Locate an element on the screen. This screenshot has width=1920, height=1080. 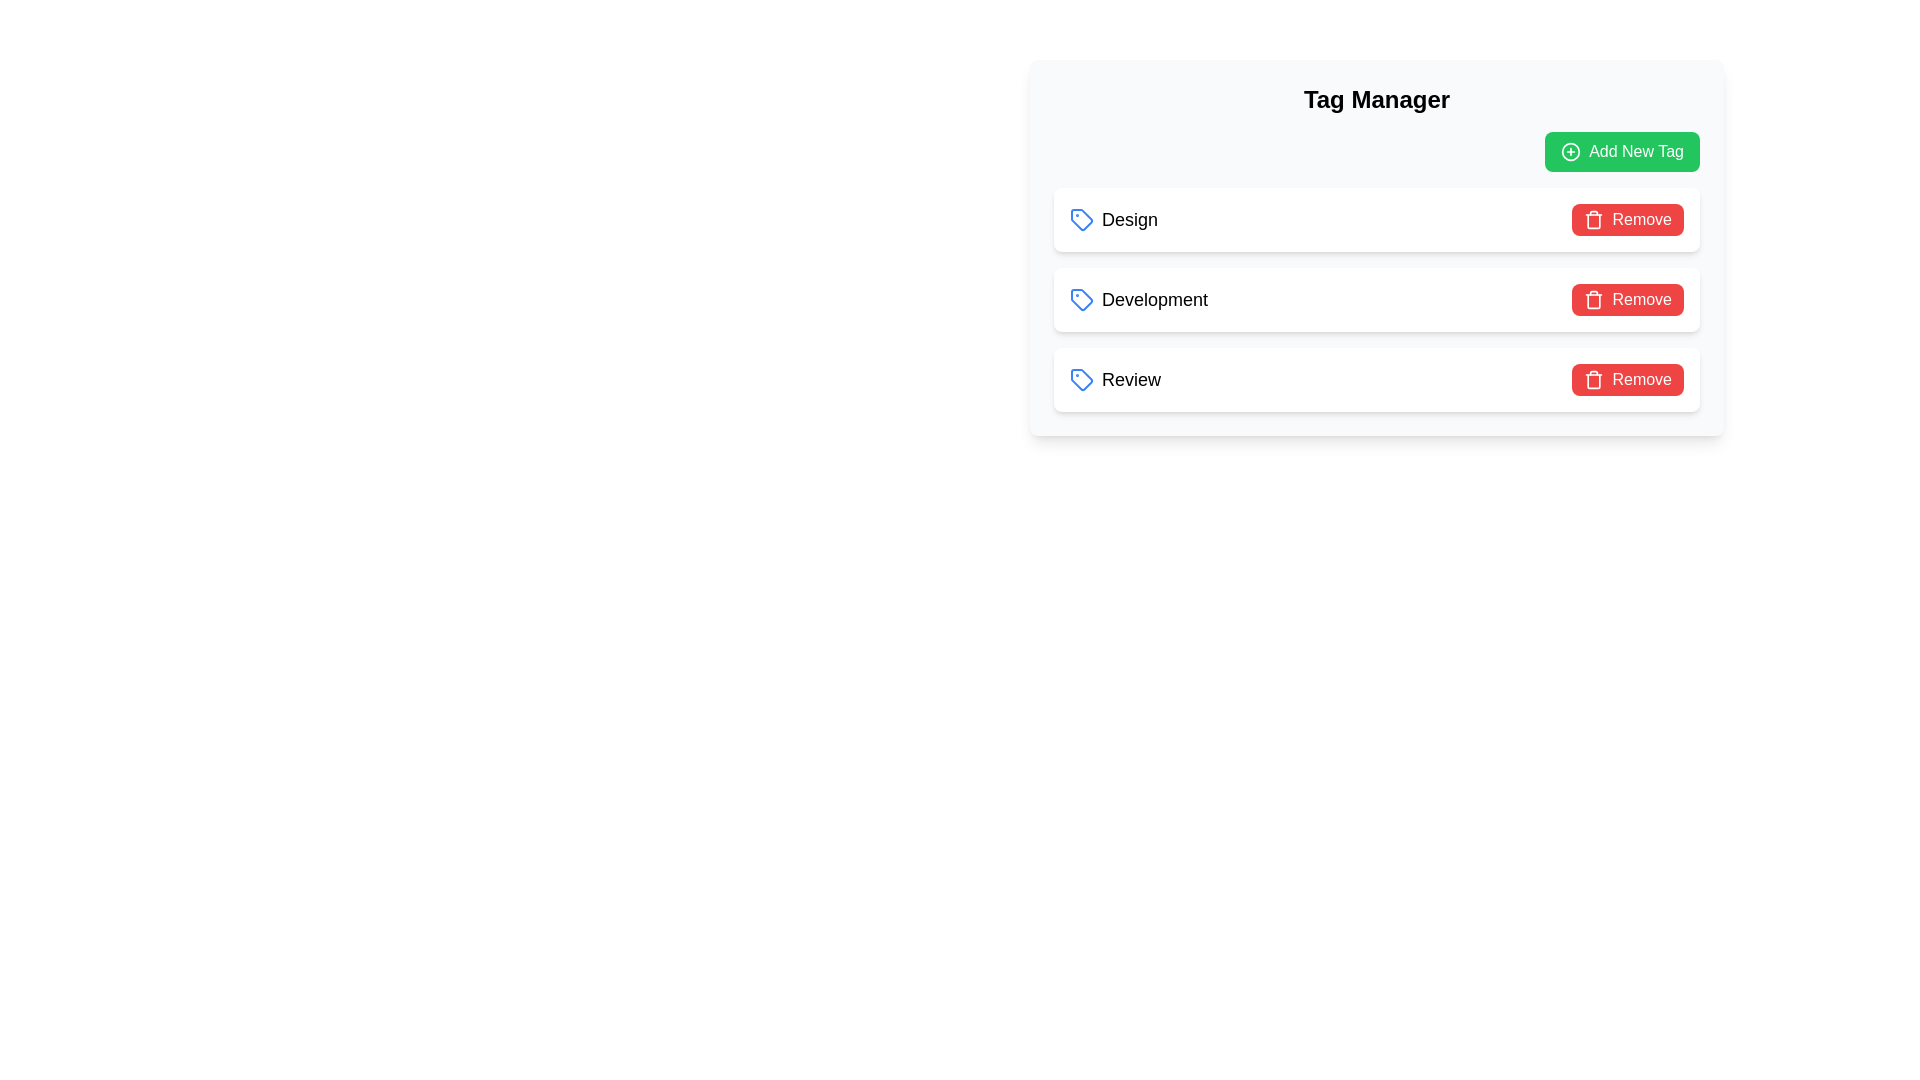
the text 'Review' in the Row containing the 'Remove' button to copy or edit it is located at coordinates (1376, 380).